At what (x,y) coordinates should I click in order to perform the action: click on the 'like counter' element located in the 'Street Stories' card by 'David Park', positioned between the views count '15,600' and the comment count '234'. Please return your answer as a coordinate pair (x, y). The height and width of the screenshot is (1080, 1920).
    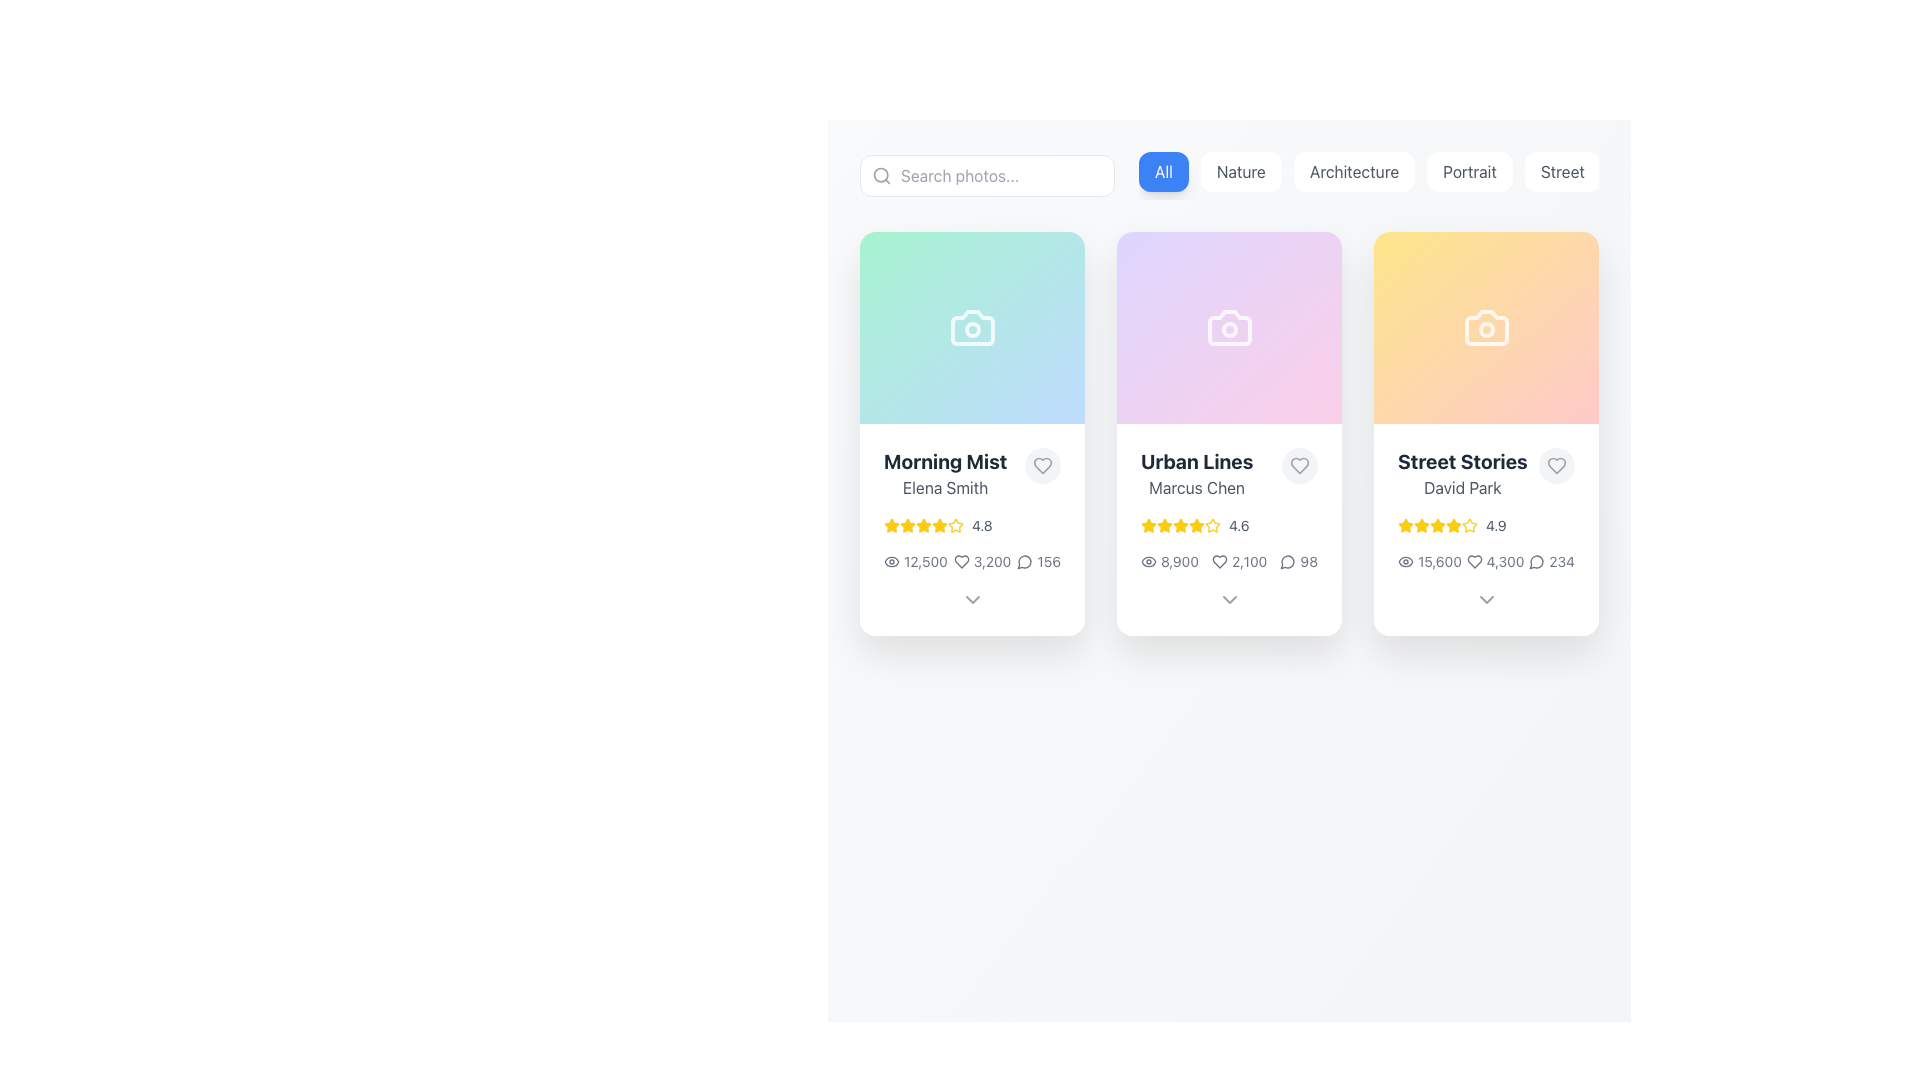
    Looking at the image, I should click on (1495, 562).